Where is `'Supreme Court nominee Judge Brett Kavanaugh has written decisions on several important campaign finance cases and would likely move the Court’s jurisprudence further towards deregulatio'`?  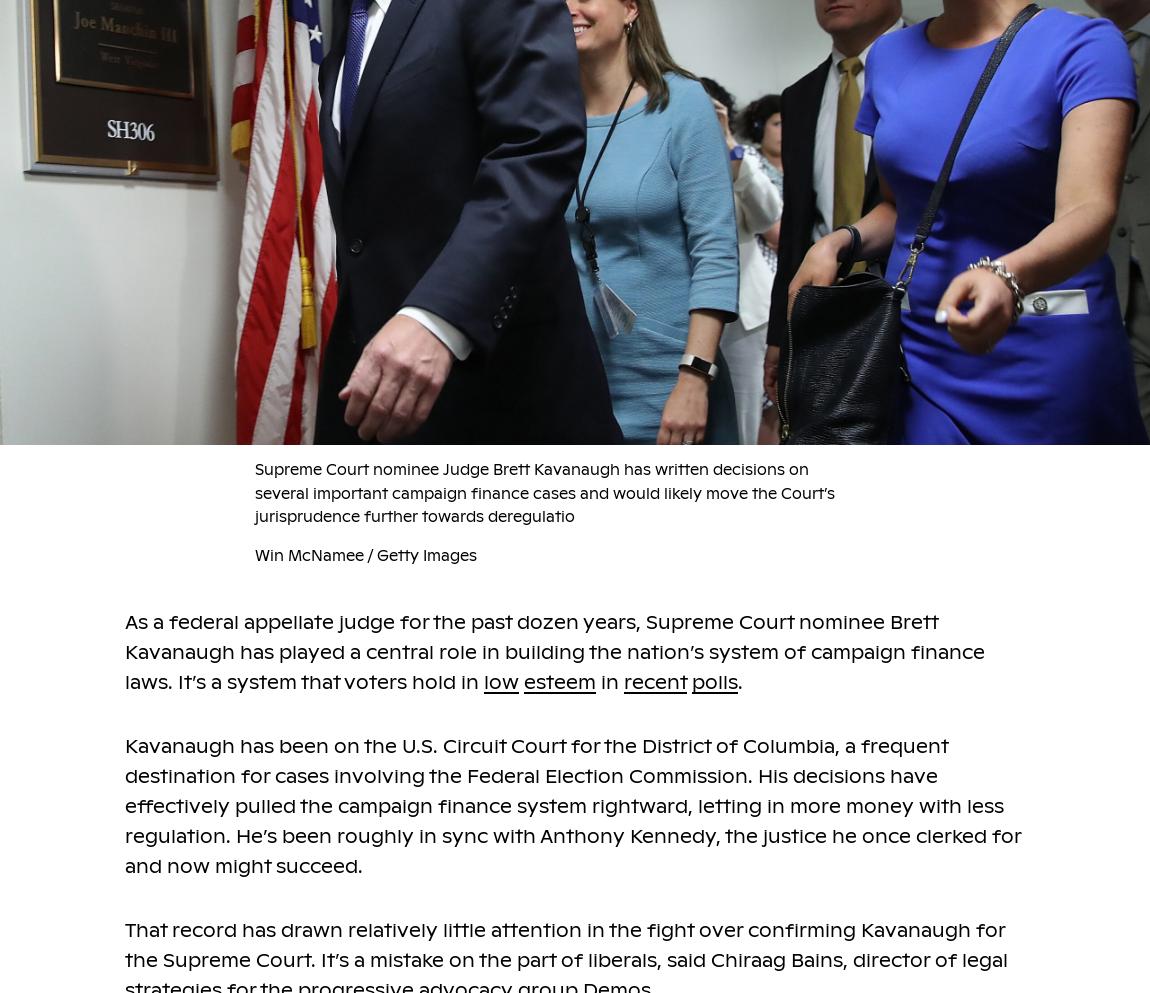 'Supreme Court nominee Judge Brett Kavanaugh has written decisions on several important campaign finance cases and would likely move the Court’s jurisprudence further towards deregulatio' is located at coordinates (544, 492).